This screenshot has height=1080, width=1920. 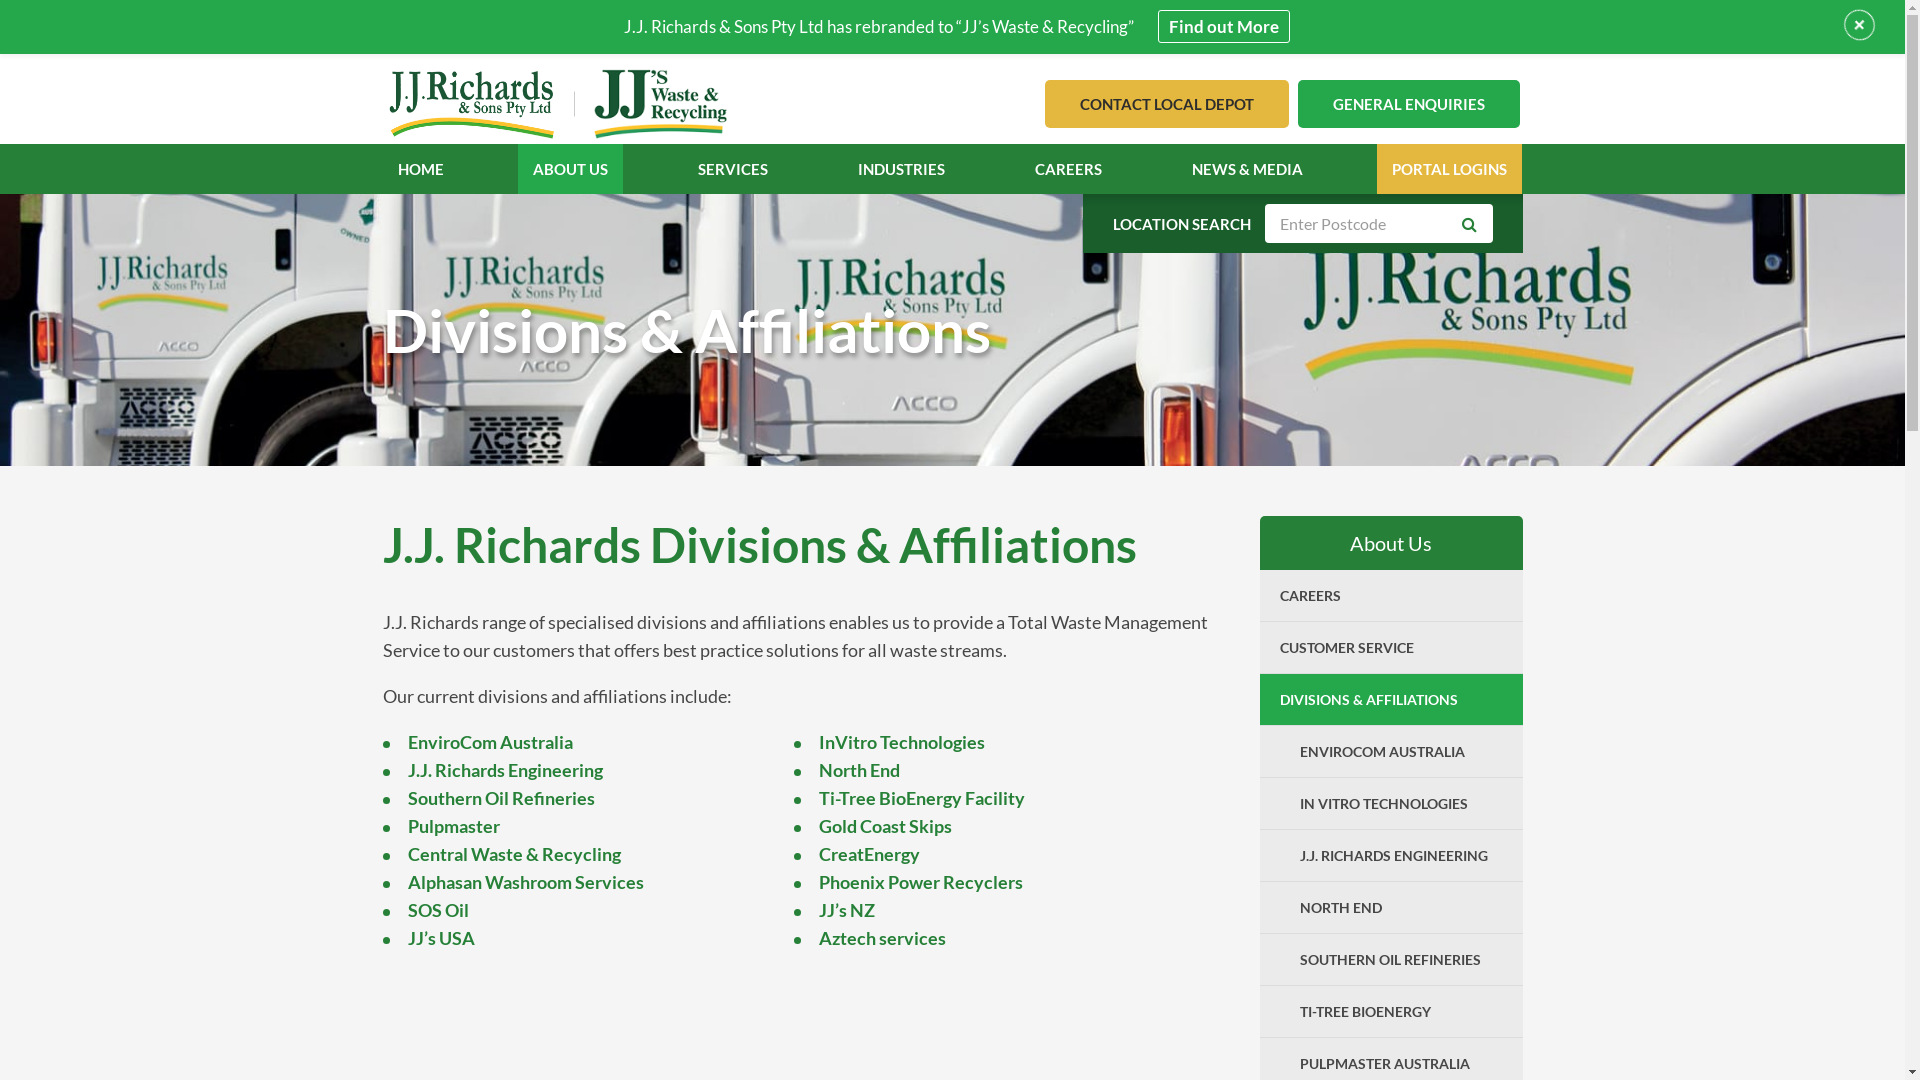 What do you see at coordinates (437, 910) in the screenshot?
I see `'SOS Oil'` at bounding box center [437, 910].